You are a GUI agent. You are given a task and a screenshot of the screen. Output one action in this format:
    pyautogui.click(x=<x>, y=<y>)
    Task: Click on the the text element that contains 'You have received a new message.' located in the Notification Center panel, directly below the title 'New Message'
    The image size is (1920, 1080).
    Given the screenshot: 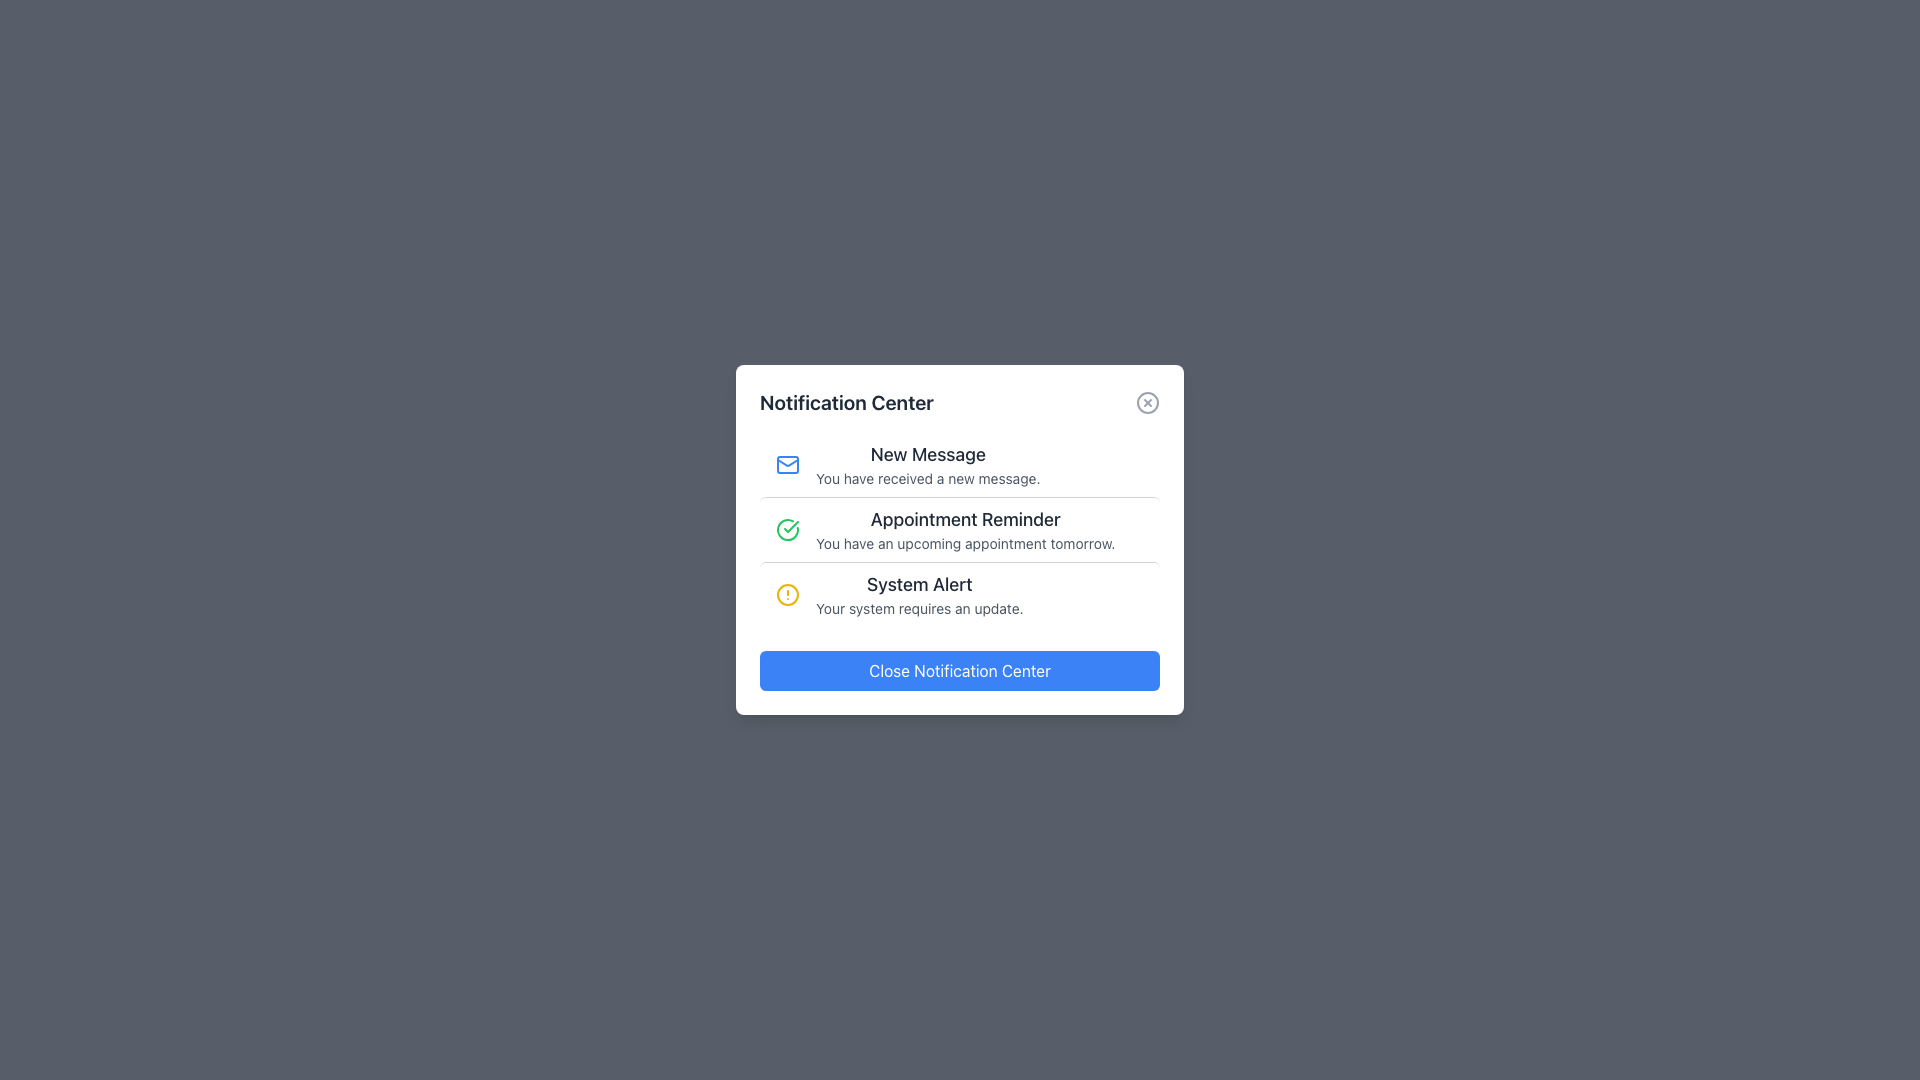 What is the action you would take?
    pyautogui.click(x=927, y=478)
    